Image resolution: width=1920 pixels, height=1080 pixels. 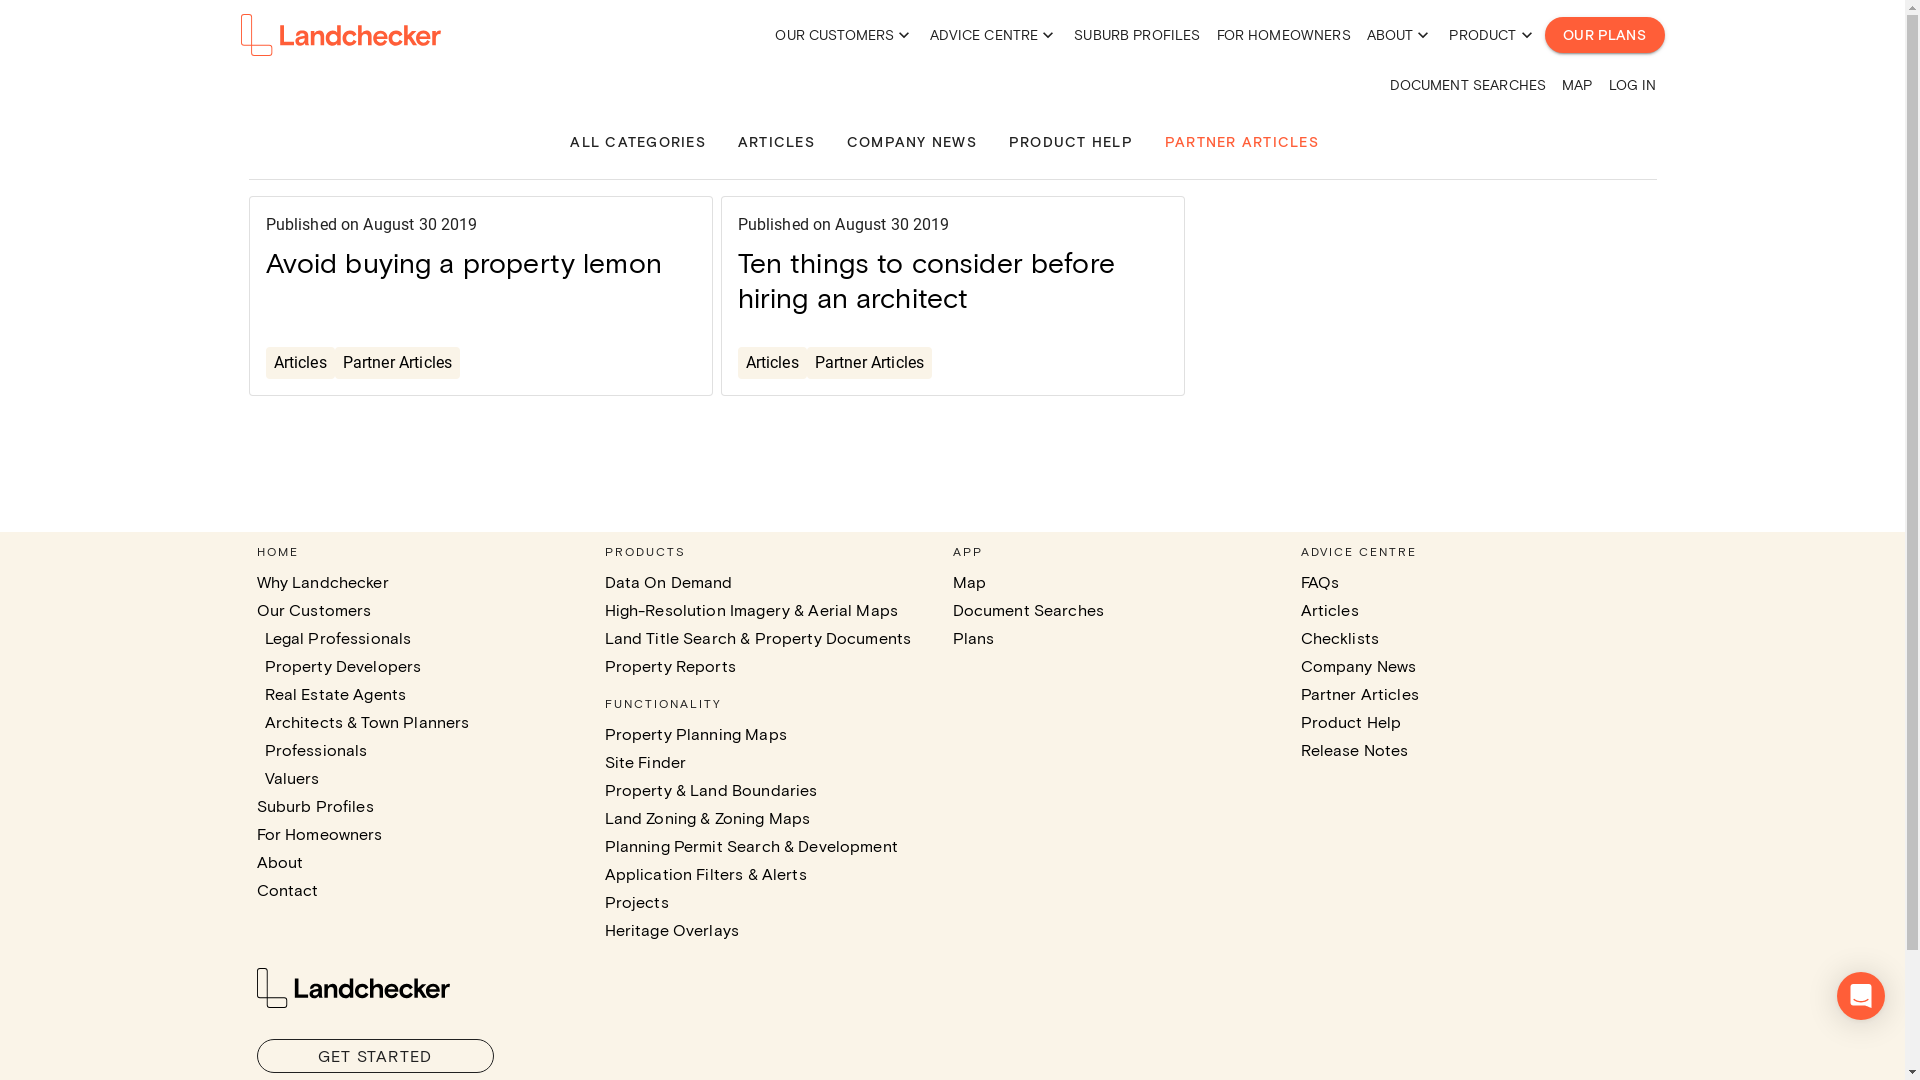 I want to click on 'Property & Land Boundaries', so click(x=710, y=789).